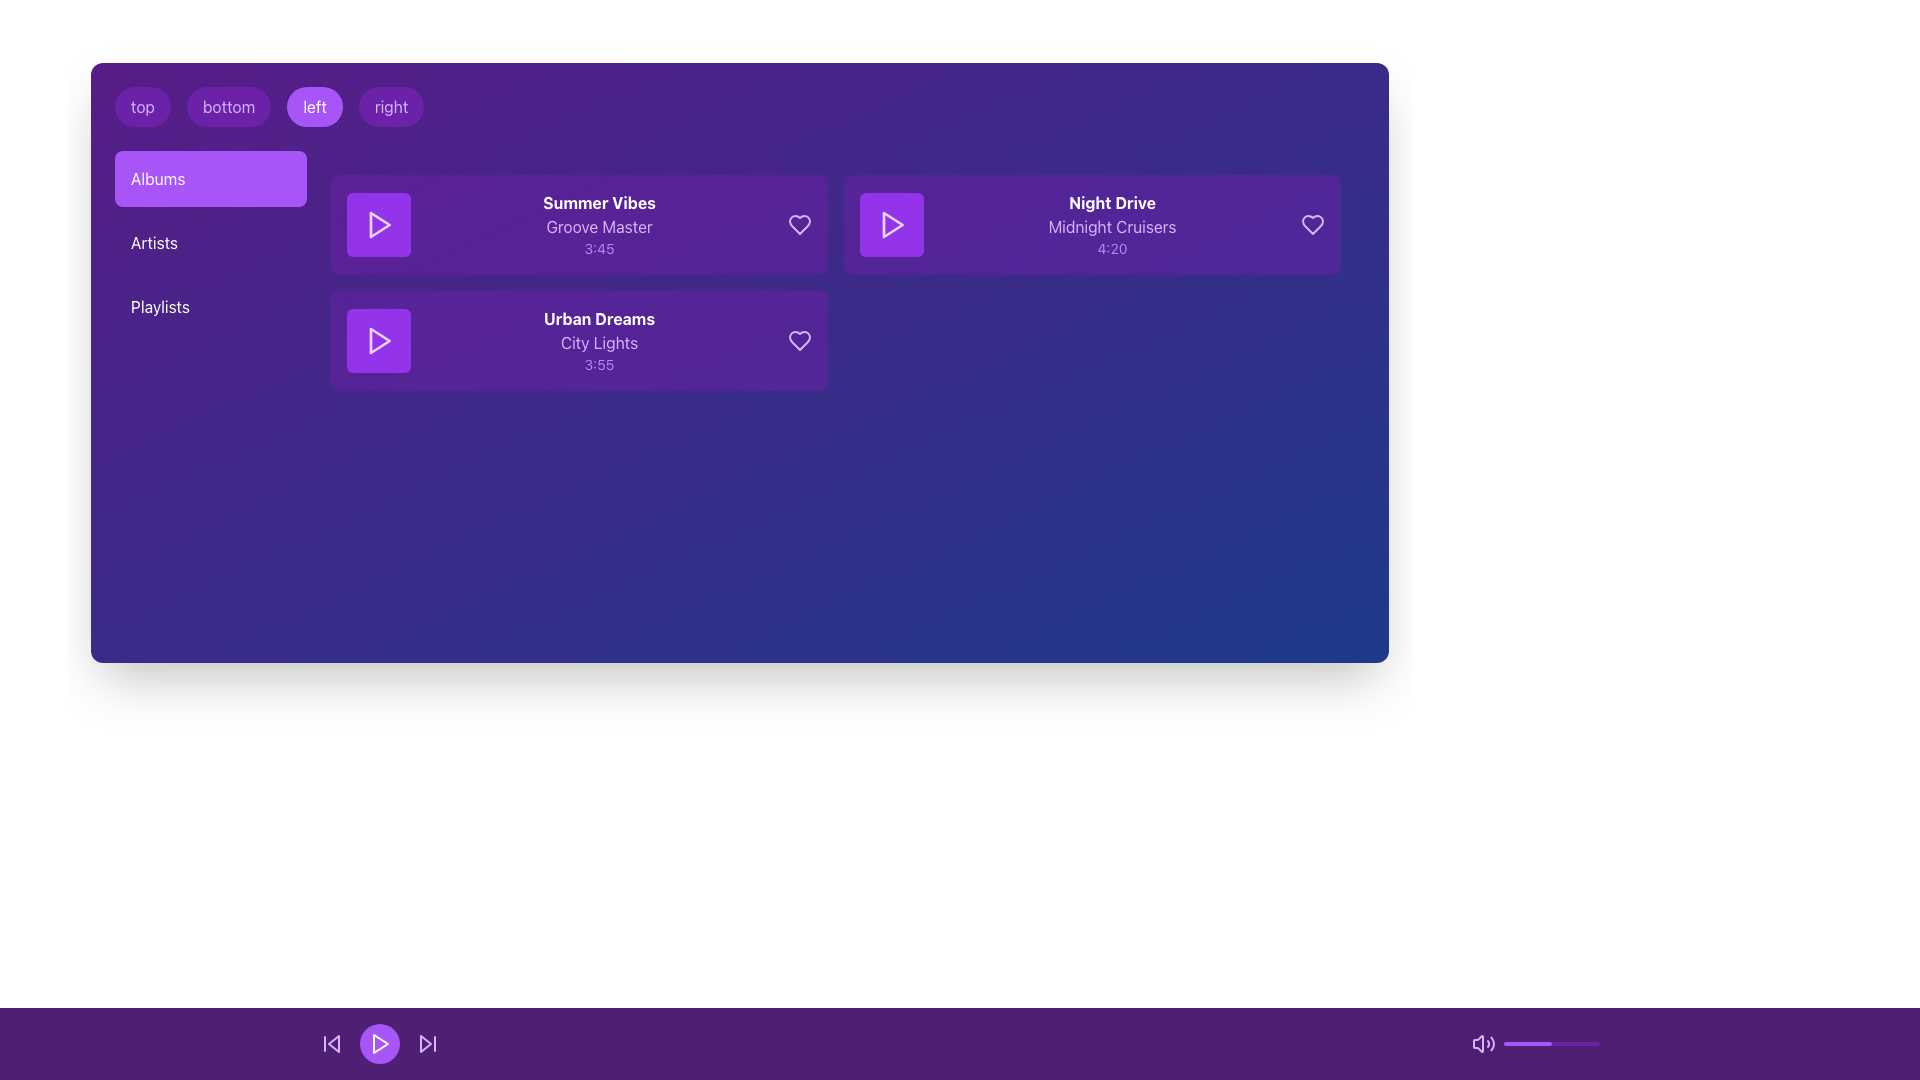 The image size is (1920, 1080). What do you see at coordinates (1530, 1043) in the screenshot?
I see `the volume level` at bounding box center [1530, 1043].